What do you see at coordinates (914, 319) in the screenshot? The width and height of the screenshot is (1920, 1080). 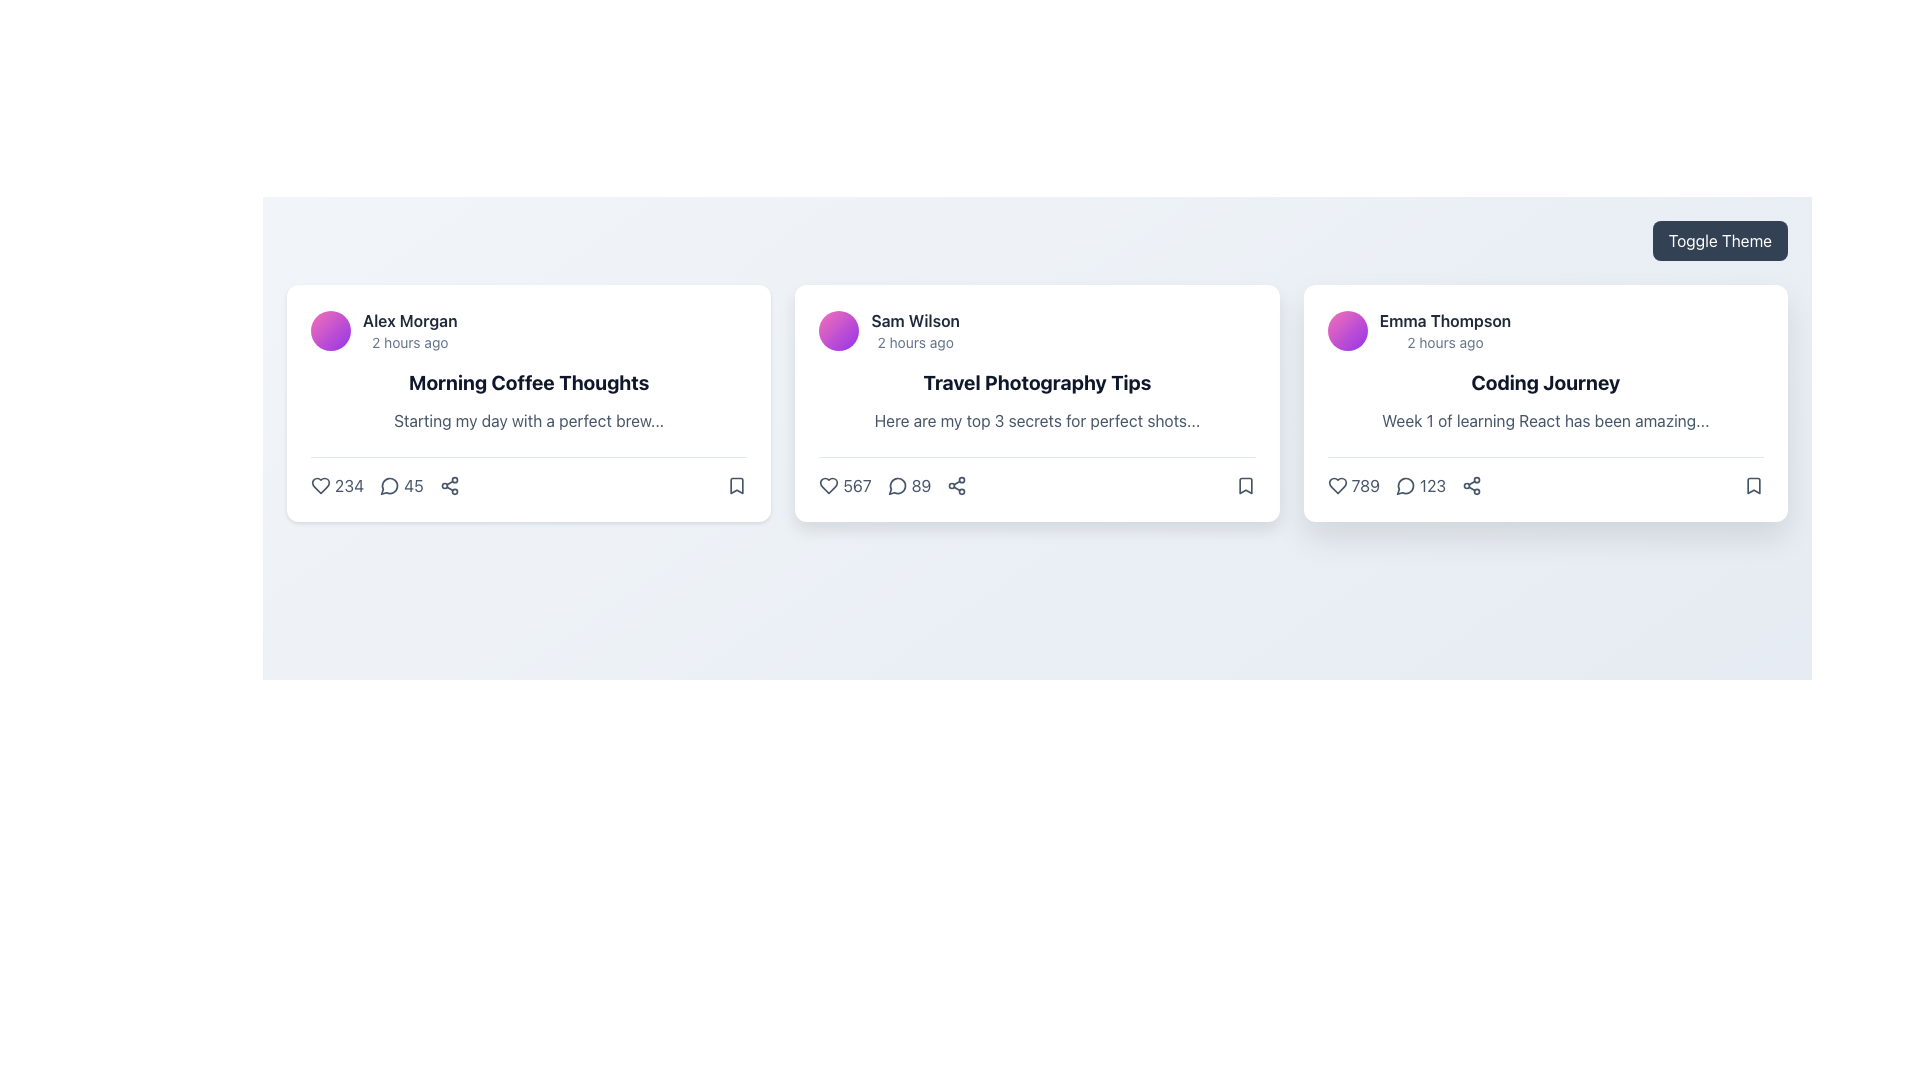 I see `the text label displaying 'Sam Wilson' in bold styling, located in the second card of three horizontally aligned cards, positioned near the top-left corner next to a circular avatar icon` at bounding box center [914, 319].